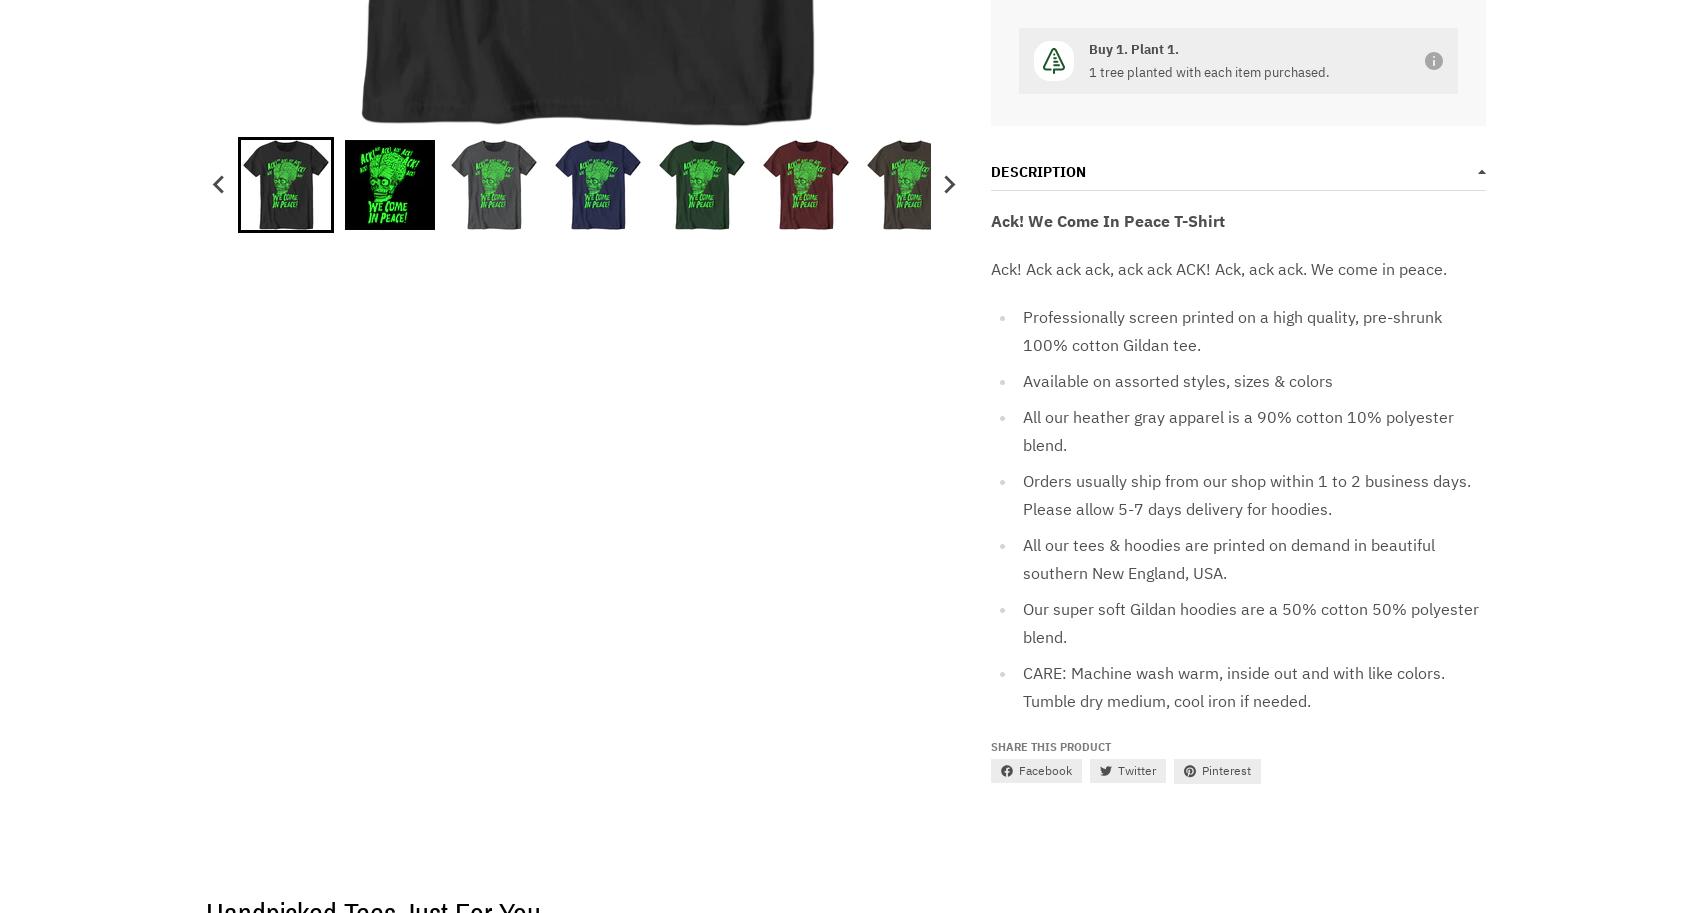  I want to click on 'Pinterest', so click(1225, 770).